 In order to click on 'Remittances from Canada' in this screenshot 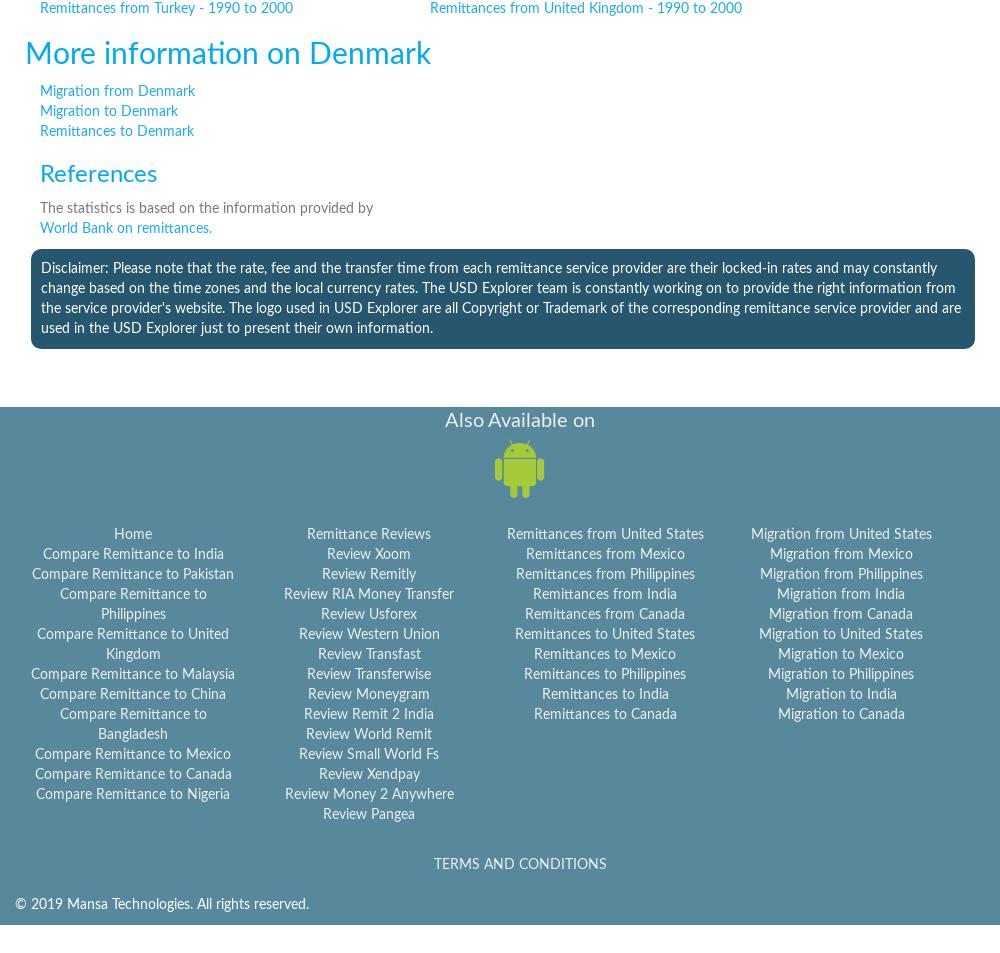, I will do `click(525, 614)`.